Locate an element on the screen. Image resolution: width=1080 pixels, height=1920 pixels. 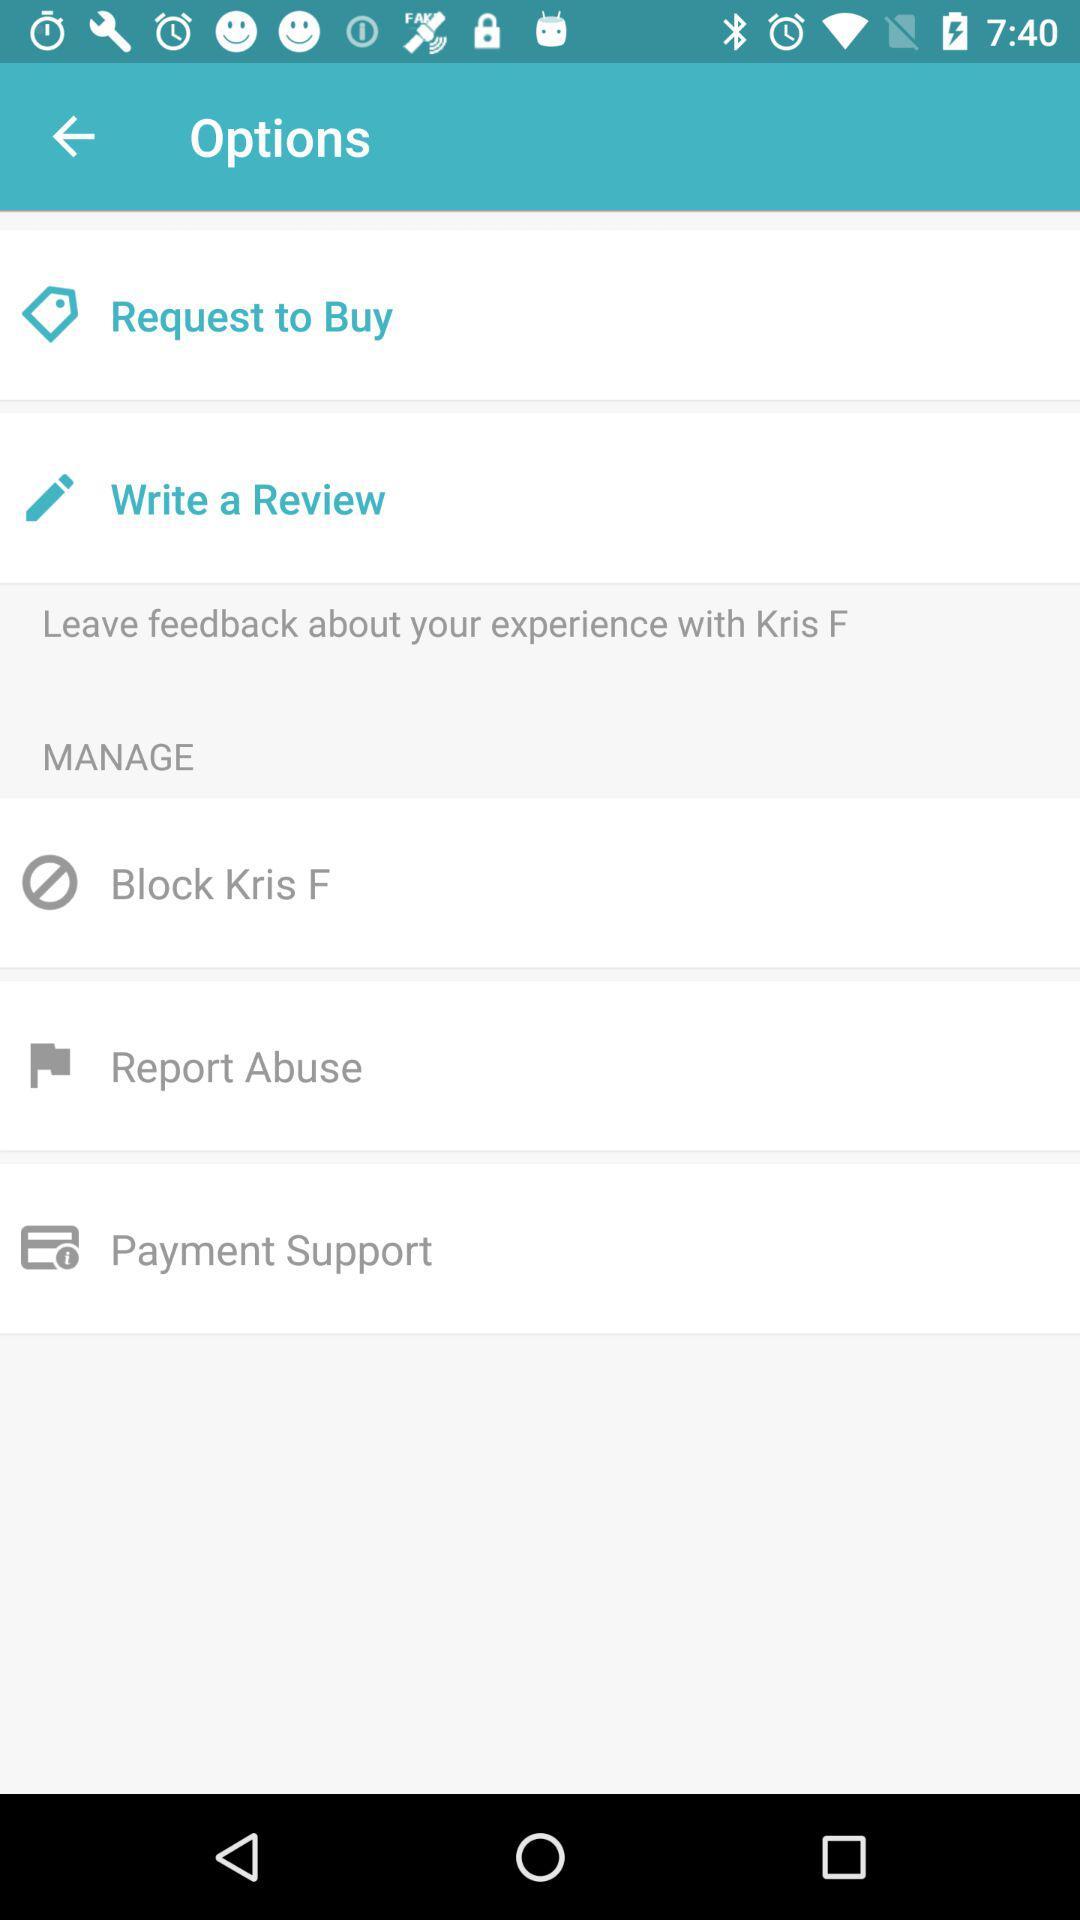
the app next to options item is located at coordinates (72, 135).